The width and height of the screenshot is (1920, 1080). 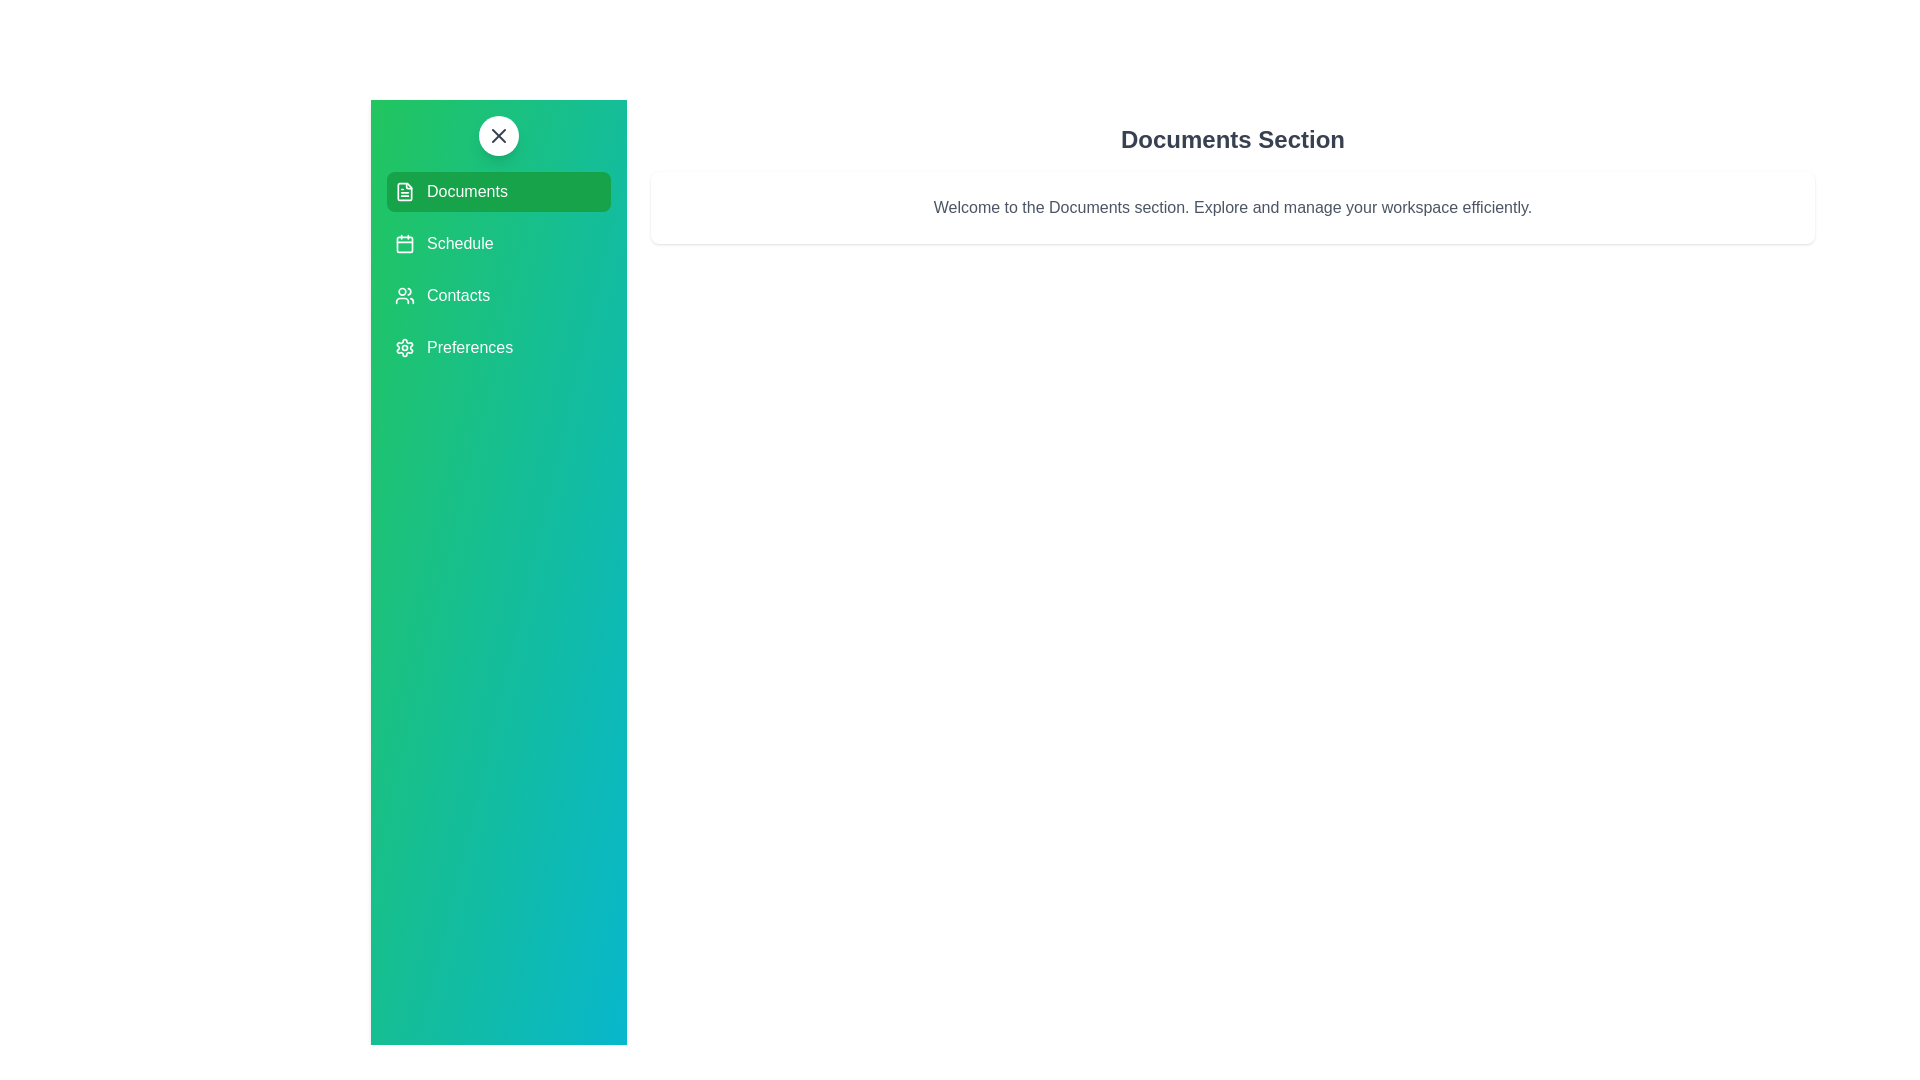 What do you see at coordinates (499, 192) in the screenshot?
I see `the section Documents to highlight it` at bounding box center [499, 192].